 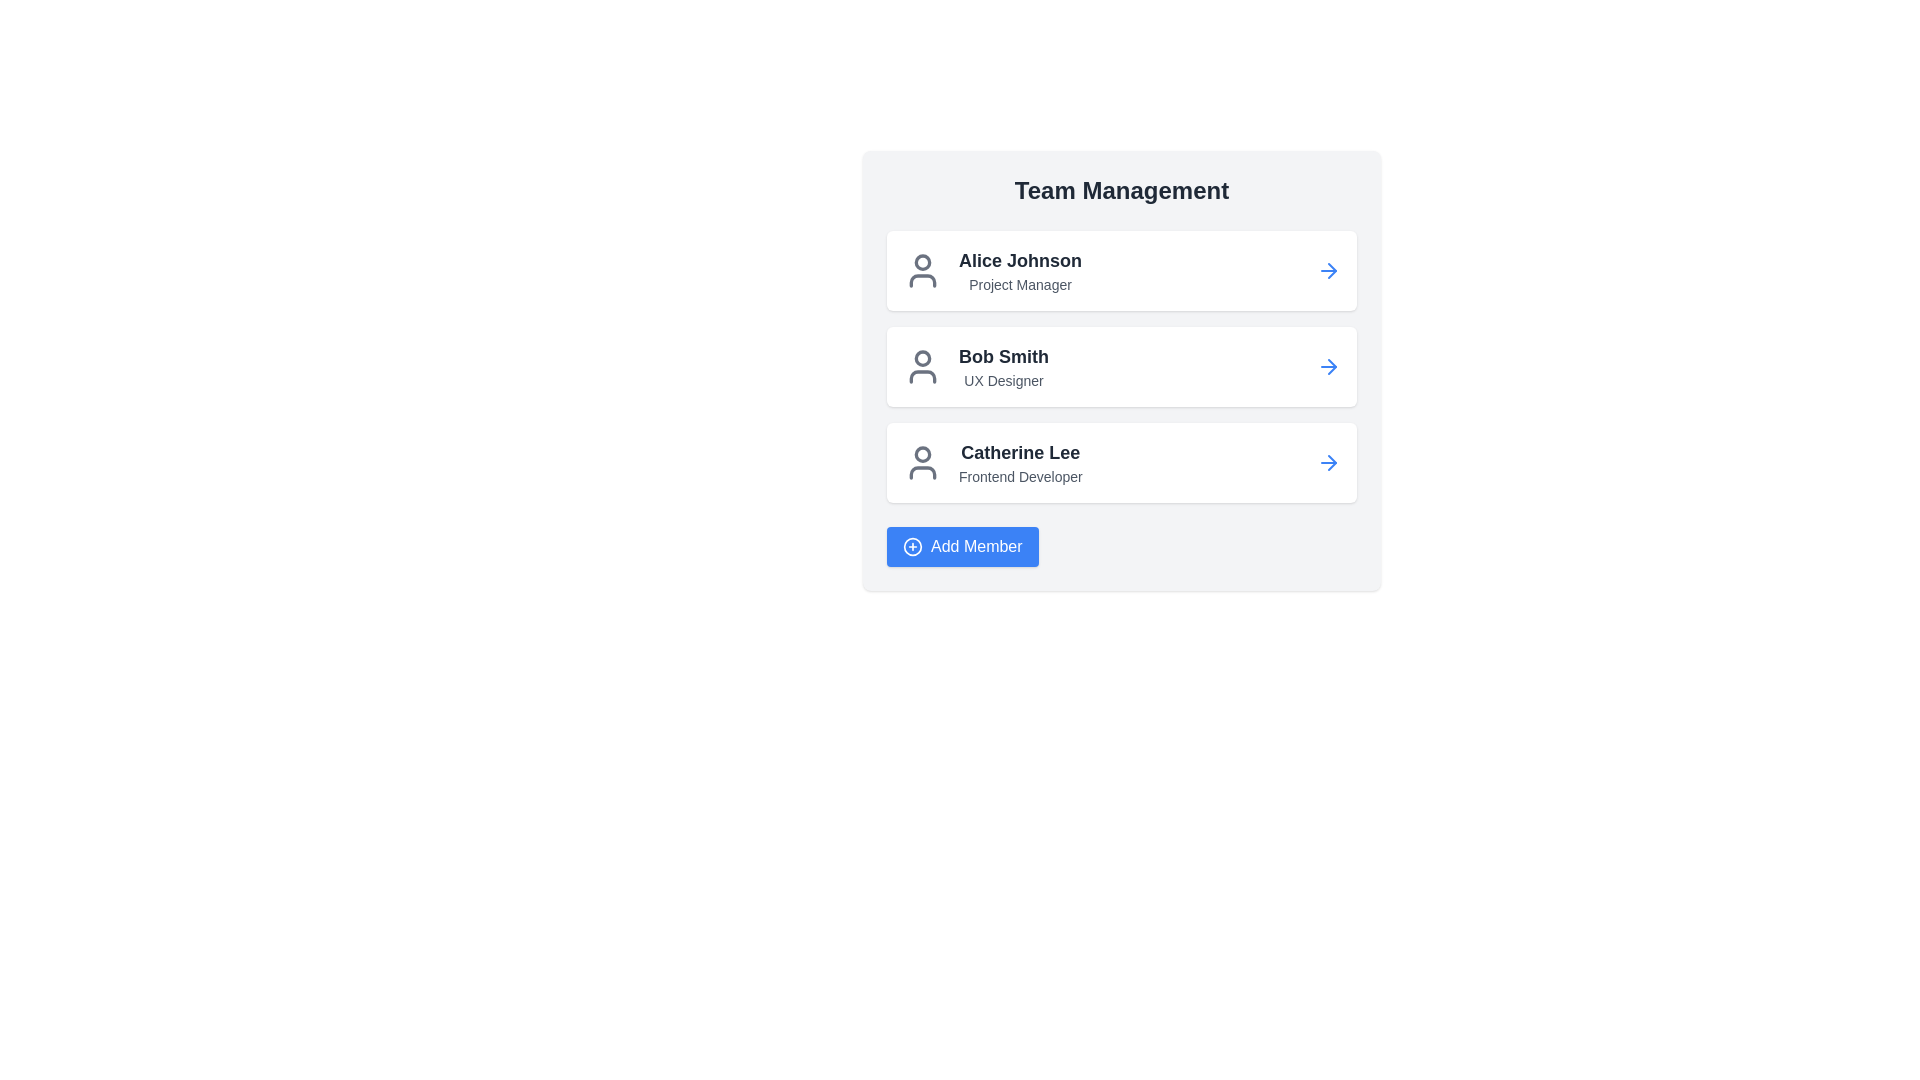 What do you see at coordinates (992, 462) in the screenshot?
I see `the Profile display component for 'Catherine Lee', which includes a user avatar icon and the text 'Catherine Lee' in bold with the role 'Frontend Developer' below it` at bounding box center [992, 462].